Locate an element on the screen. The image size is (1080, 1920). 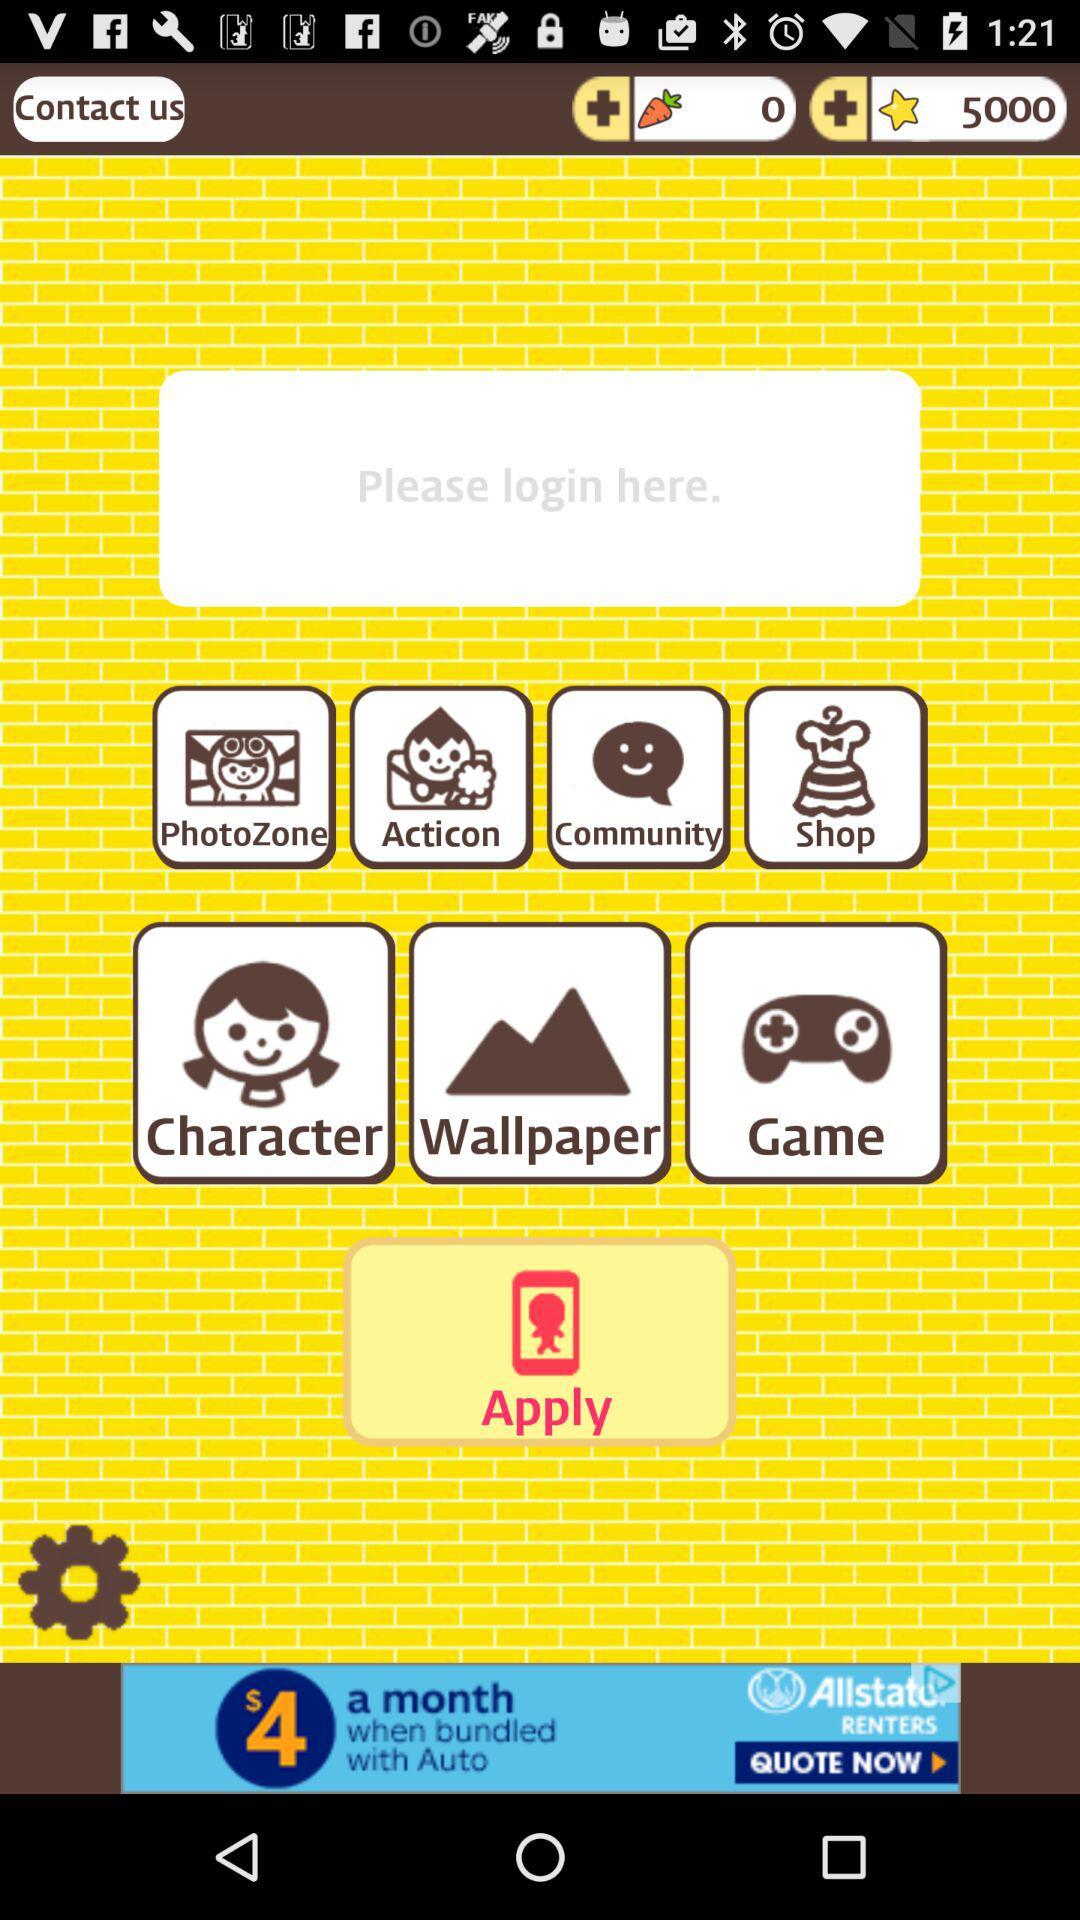
advertisement display is located at coordinates (540, 1727).